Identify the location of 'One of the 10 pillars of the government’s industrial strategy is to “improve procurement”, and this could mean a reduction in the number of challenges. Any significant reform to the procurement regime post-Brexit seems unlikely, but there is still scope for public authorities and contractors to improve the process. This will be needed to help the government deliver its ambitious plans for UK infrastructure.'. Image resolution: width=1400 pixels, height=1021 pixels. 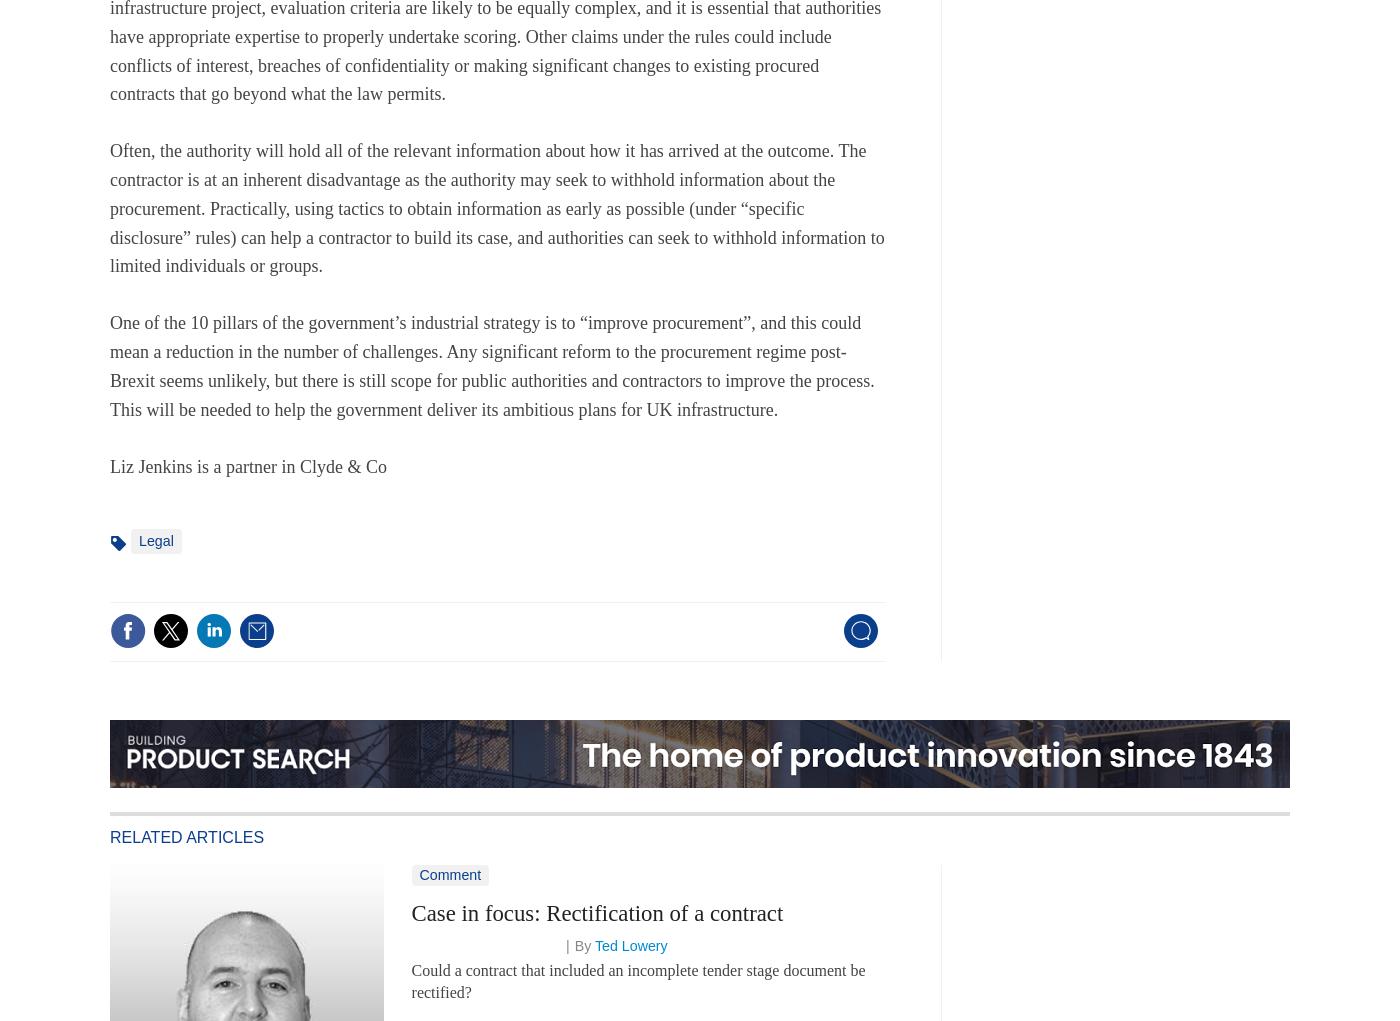
(491, 366).